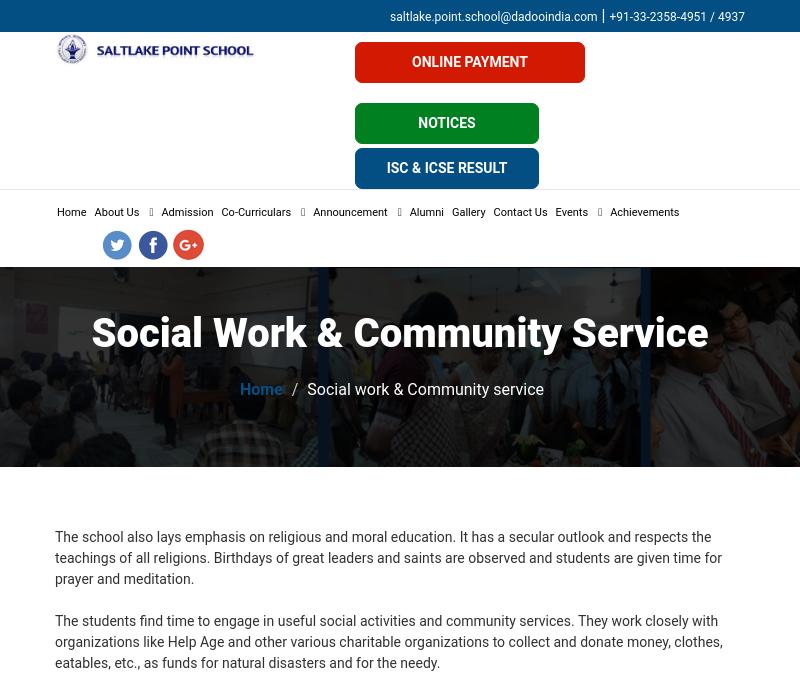  What do you see at coordinates (389, 16) in the screenshot?
I see `'saltlake.point.school@dadooindia.com'` at bounding box center [389, 16].